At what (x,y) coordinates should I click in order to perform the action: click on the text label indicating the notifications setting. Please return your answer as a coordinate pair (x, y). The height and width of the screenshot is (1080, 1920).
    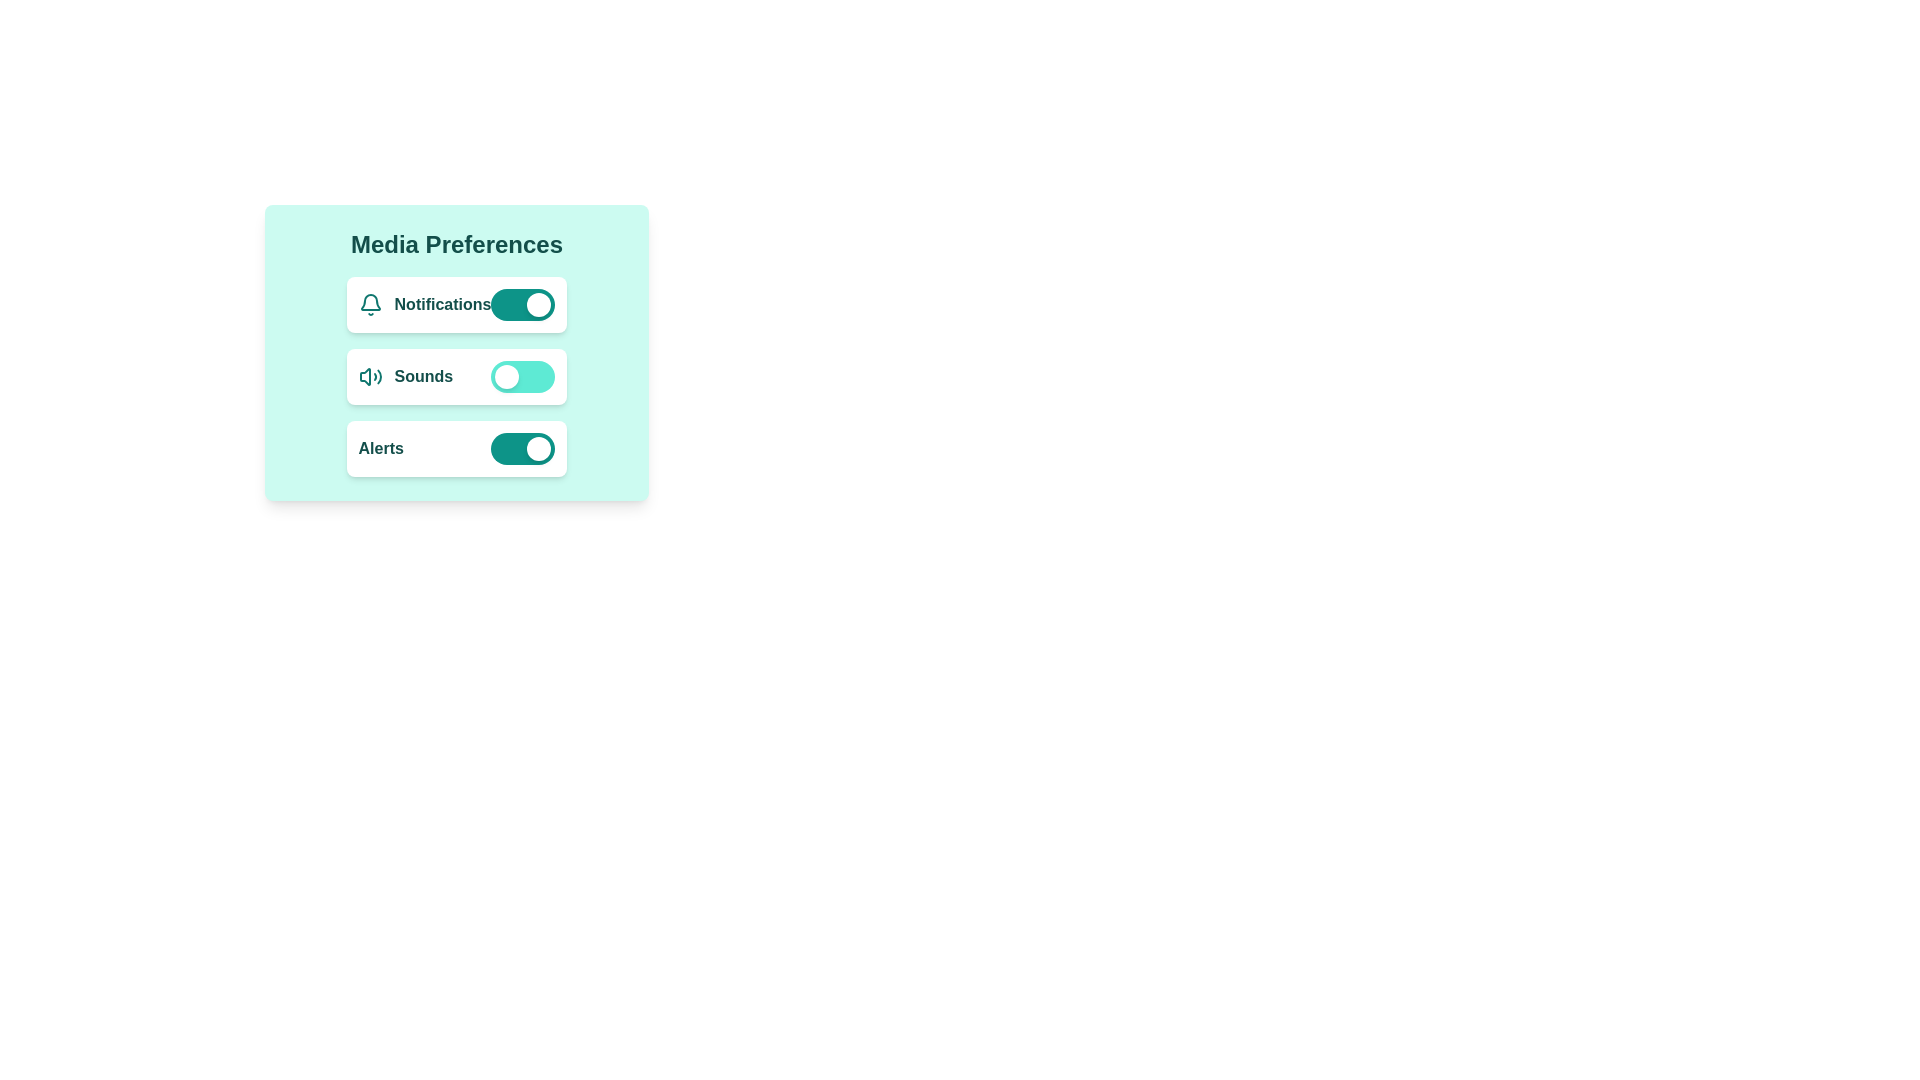
    Looking at the image, I should click on (423, 304).